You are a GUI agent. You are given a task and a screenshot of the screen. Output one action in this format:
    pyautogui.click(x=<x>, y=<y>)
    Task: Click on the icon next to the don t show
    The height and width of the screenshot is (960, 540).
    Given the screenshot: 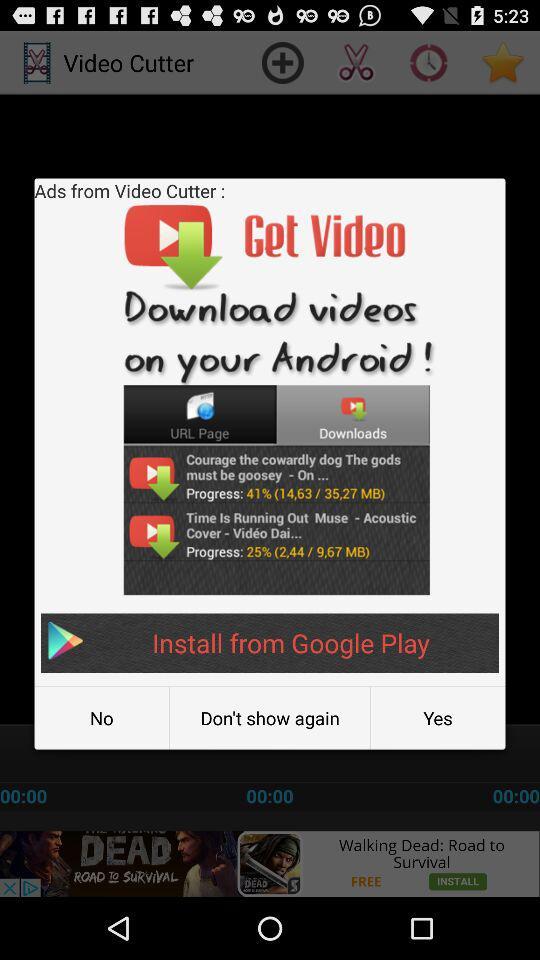 What is the action you would take?
    pyautogui.click(x=437, y=718)
    